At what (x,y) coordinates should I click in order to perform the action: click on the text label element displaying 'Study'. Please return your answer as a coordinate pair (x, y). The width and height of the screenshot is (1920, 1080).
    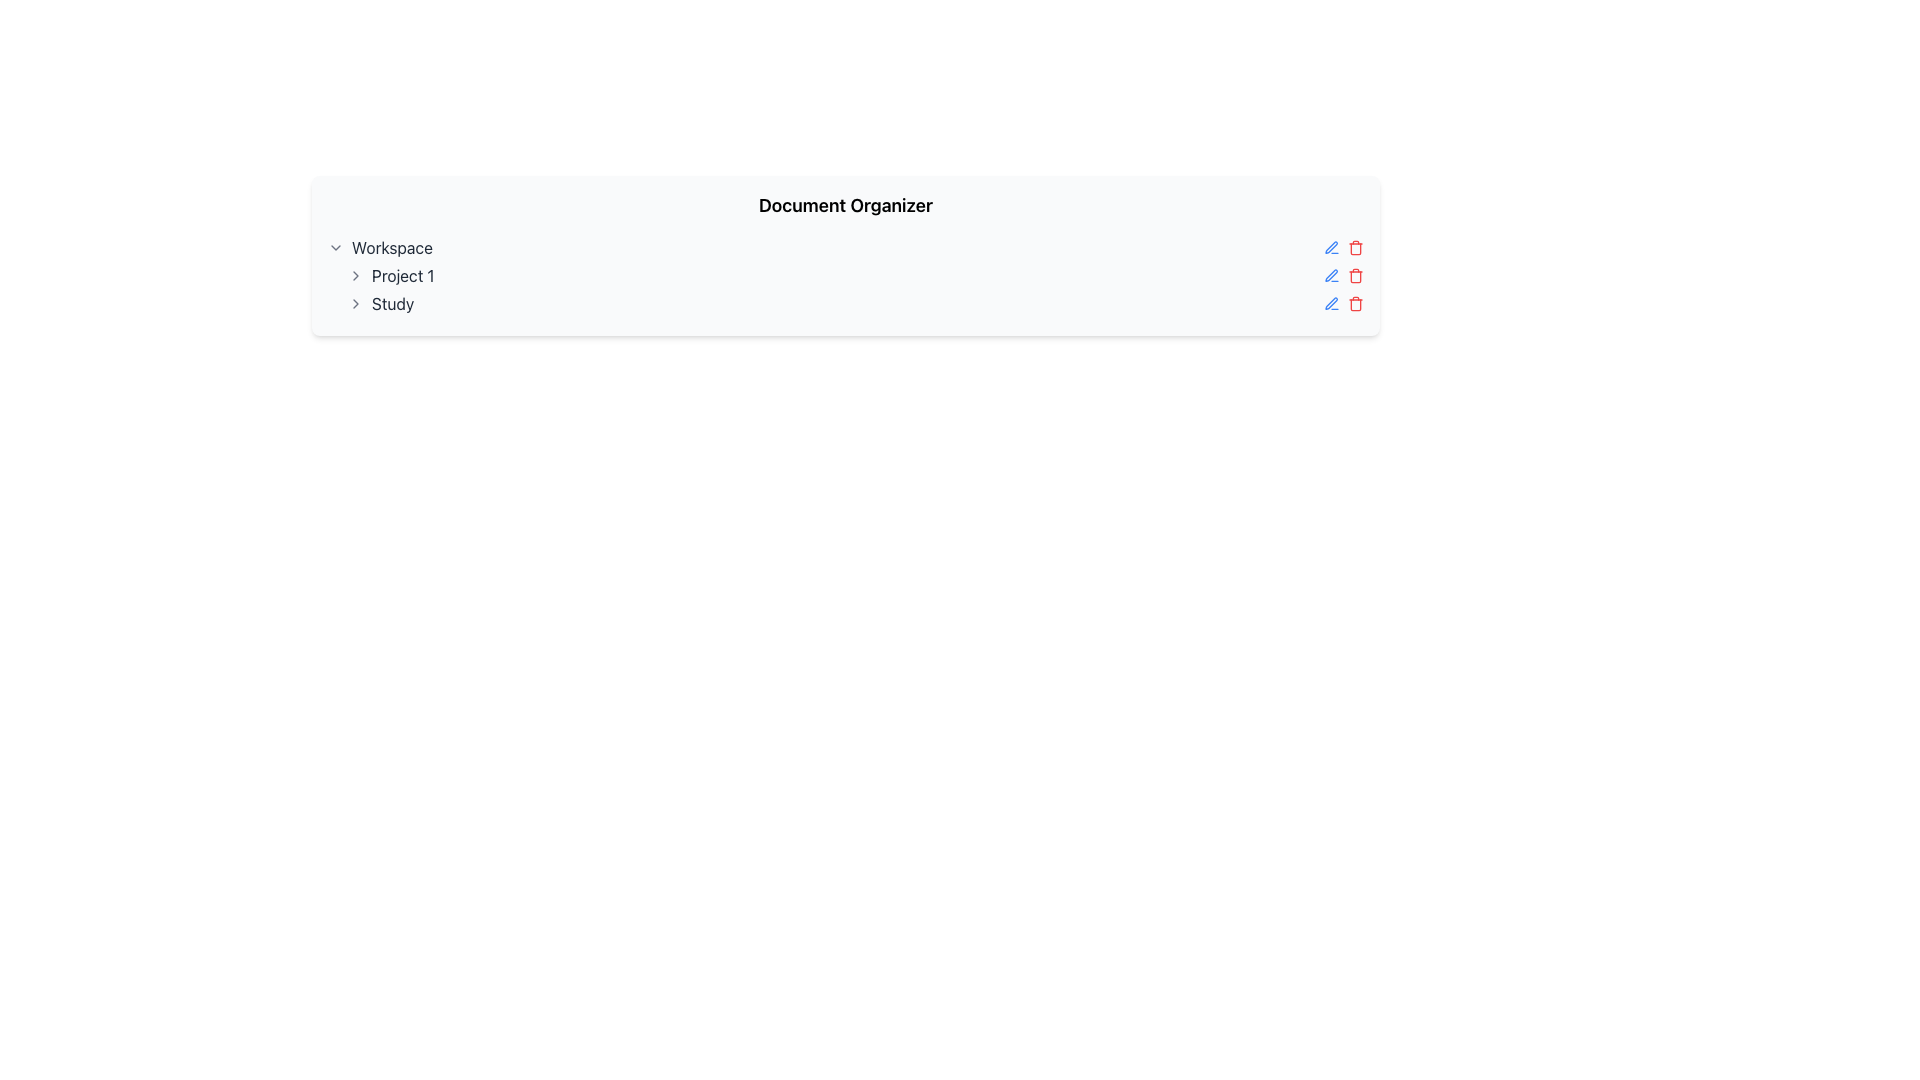
    Looking at the image, I should click on (393, 304).